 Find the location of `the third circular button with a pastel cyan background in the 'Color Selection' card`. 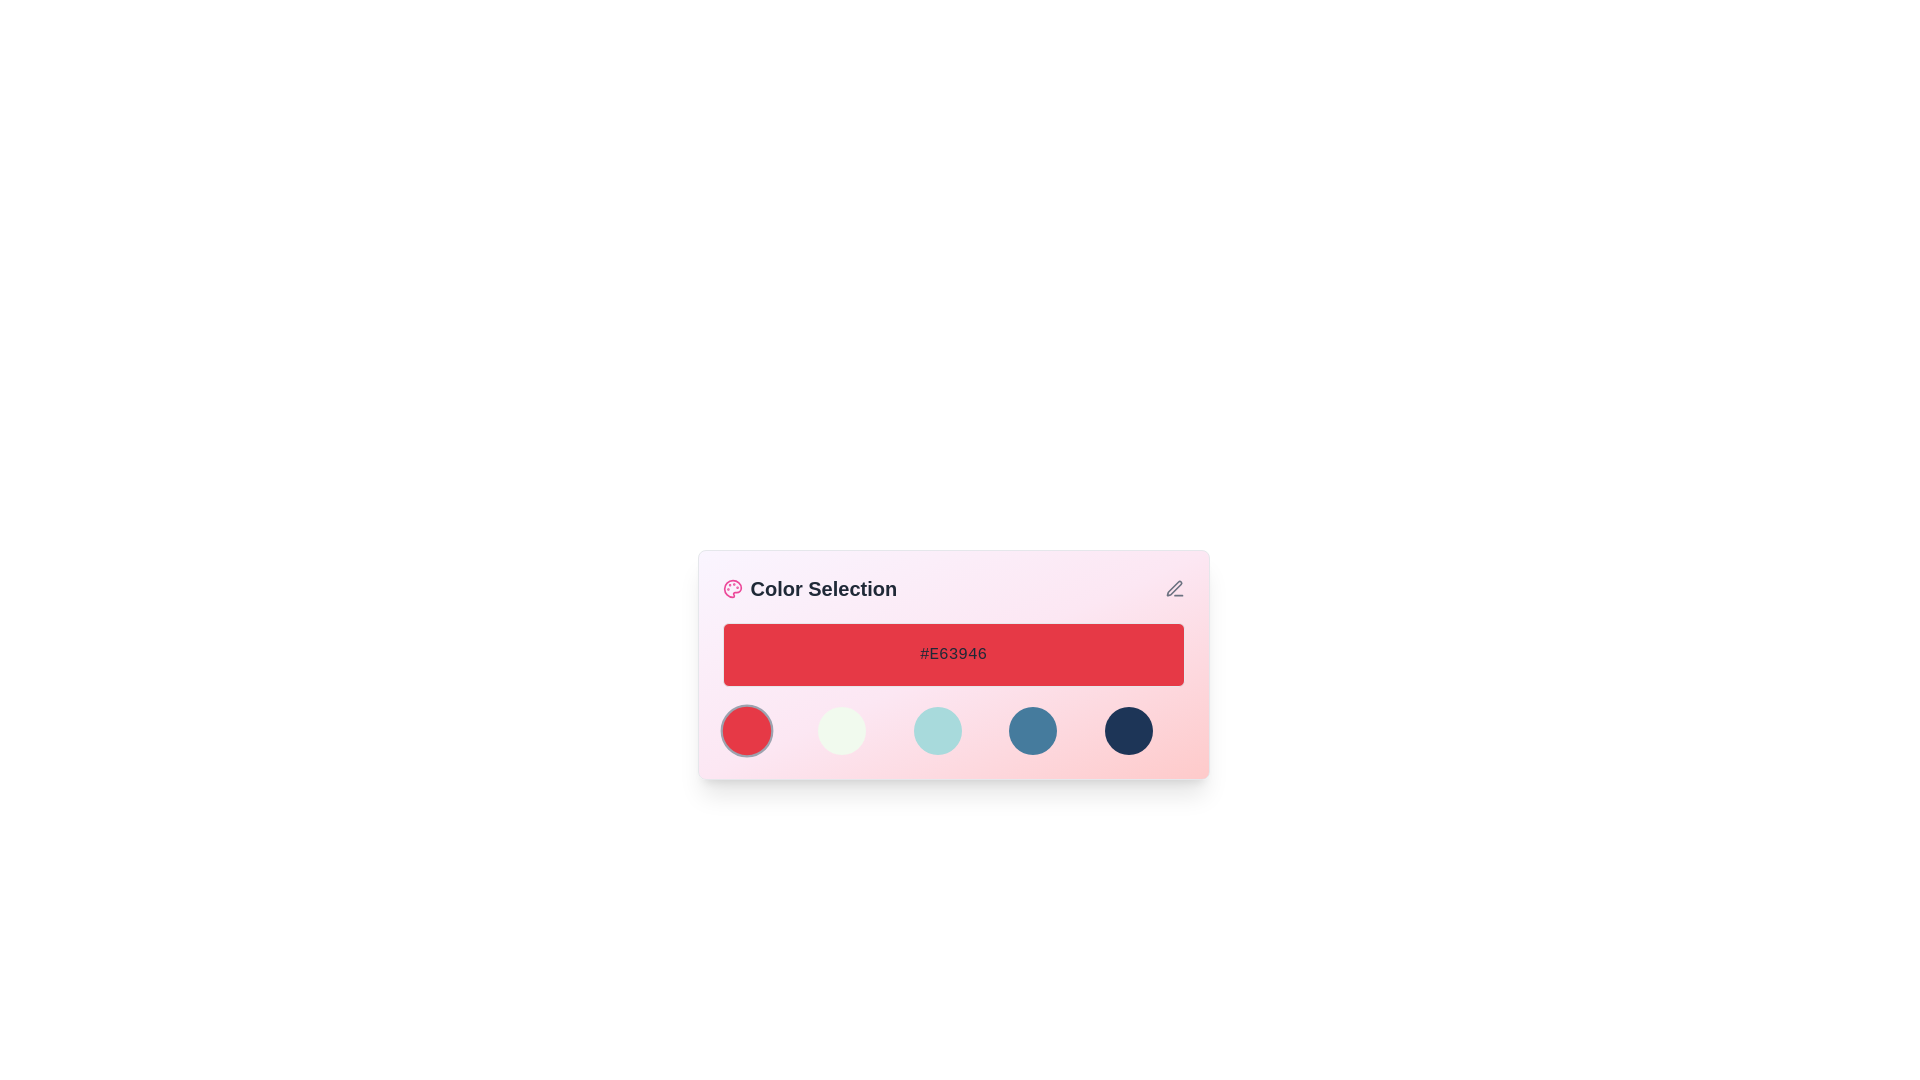

the third circular button with a pastel cyan background in the 'Color Selection' card is located at coordinates (952, 731).